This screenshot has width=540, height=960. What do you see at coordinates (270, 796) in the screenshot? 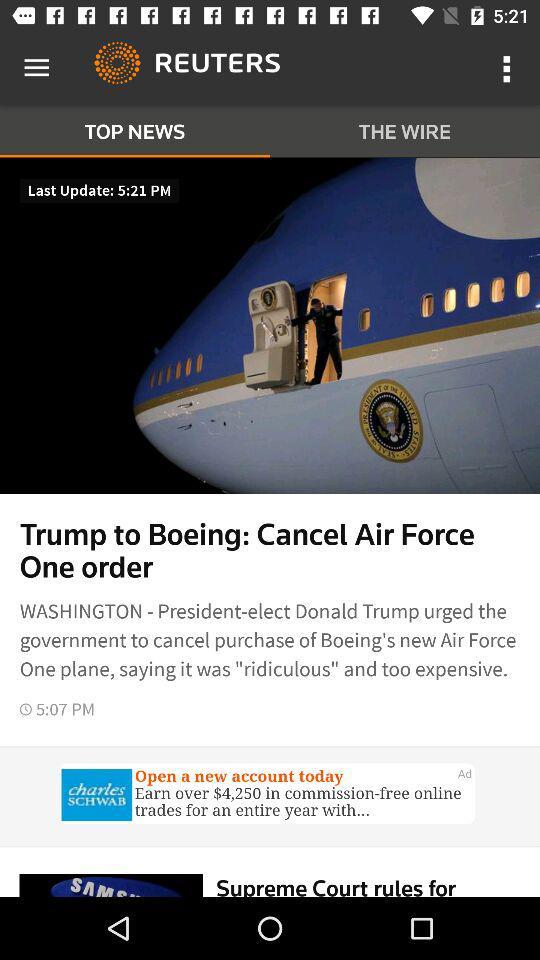
I see `share the article` at bounding box center [270, 796].